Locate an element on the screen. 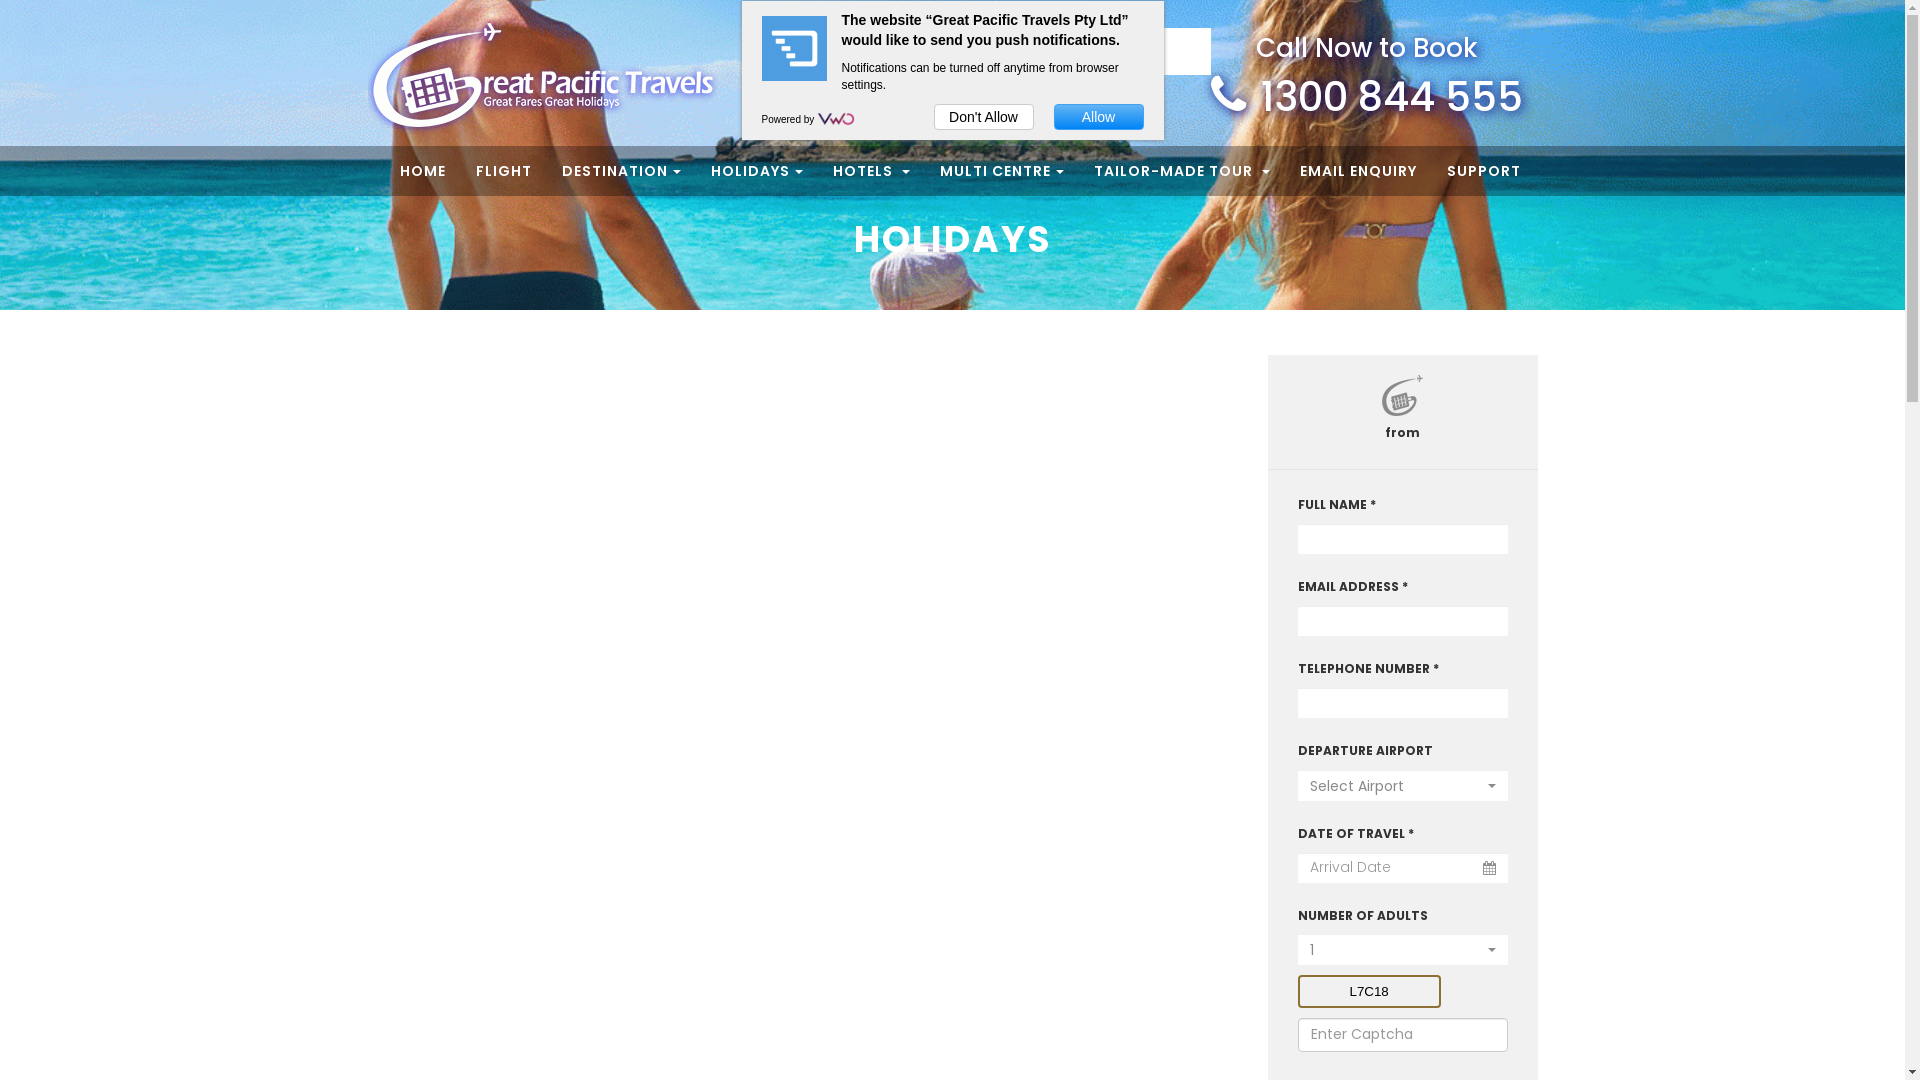 The height and width of the screenshot is (1080, 1920). 'TAILOR-MADE TOUR' is located at coordinates (1181, 169).